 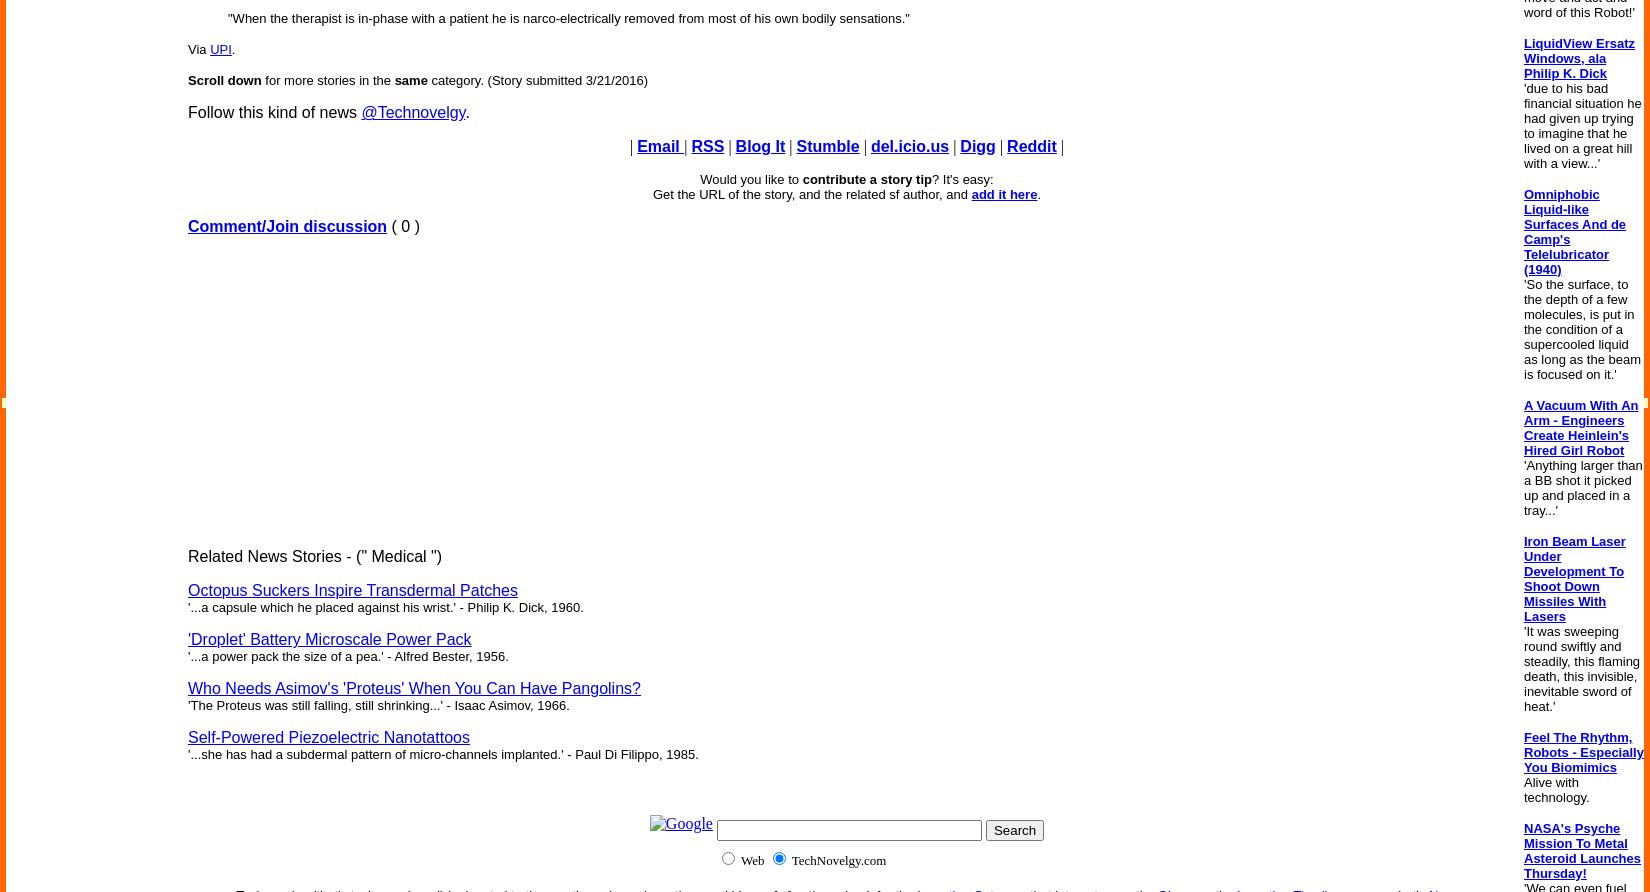 I want to click on ''So the surface, to the depth of a few molecules, is put in the condition of a supercooled liquid as long as the beam is focused on it.'', so click(x=1581, y=329).